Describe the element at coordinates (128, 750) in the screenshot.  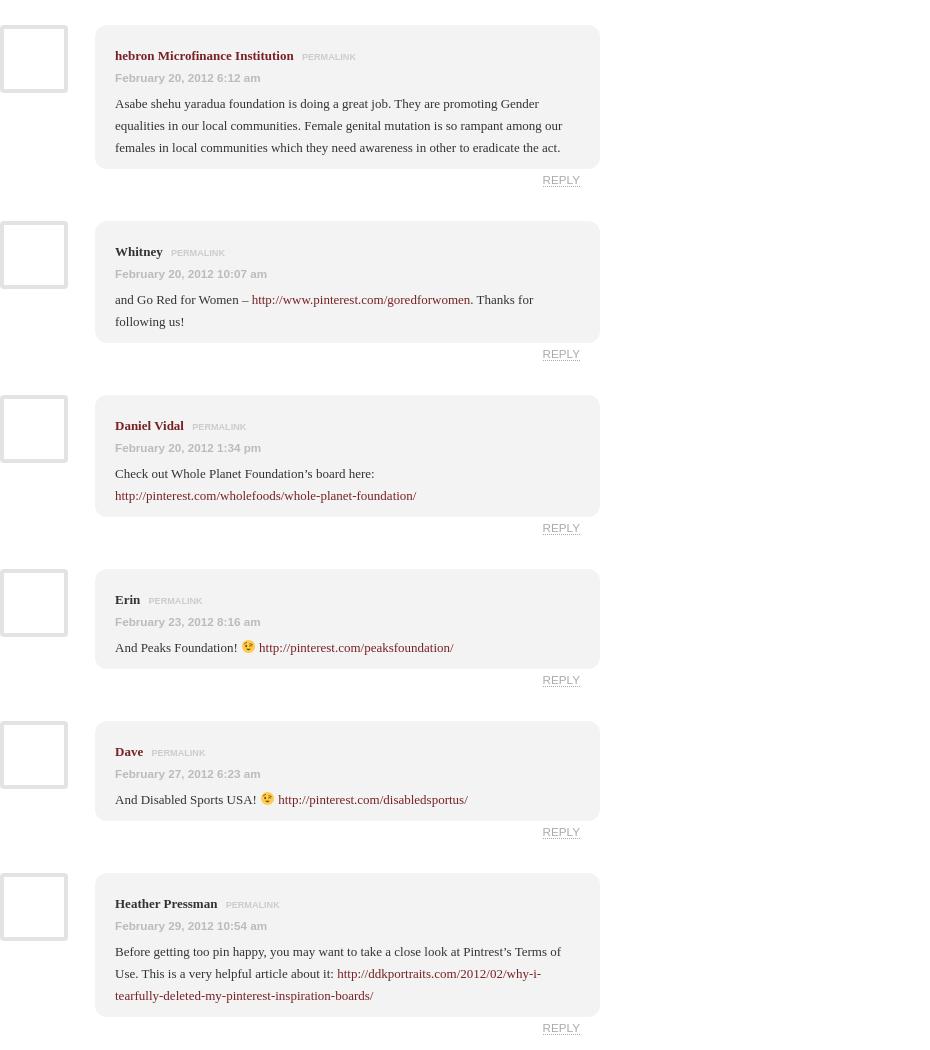
I see `'Dave'` at that location.